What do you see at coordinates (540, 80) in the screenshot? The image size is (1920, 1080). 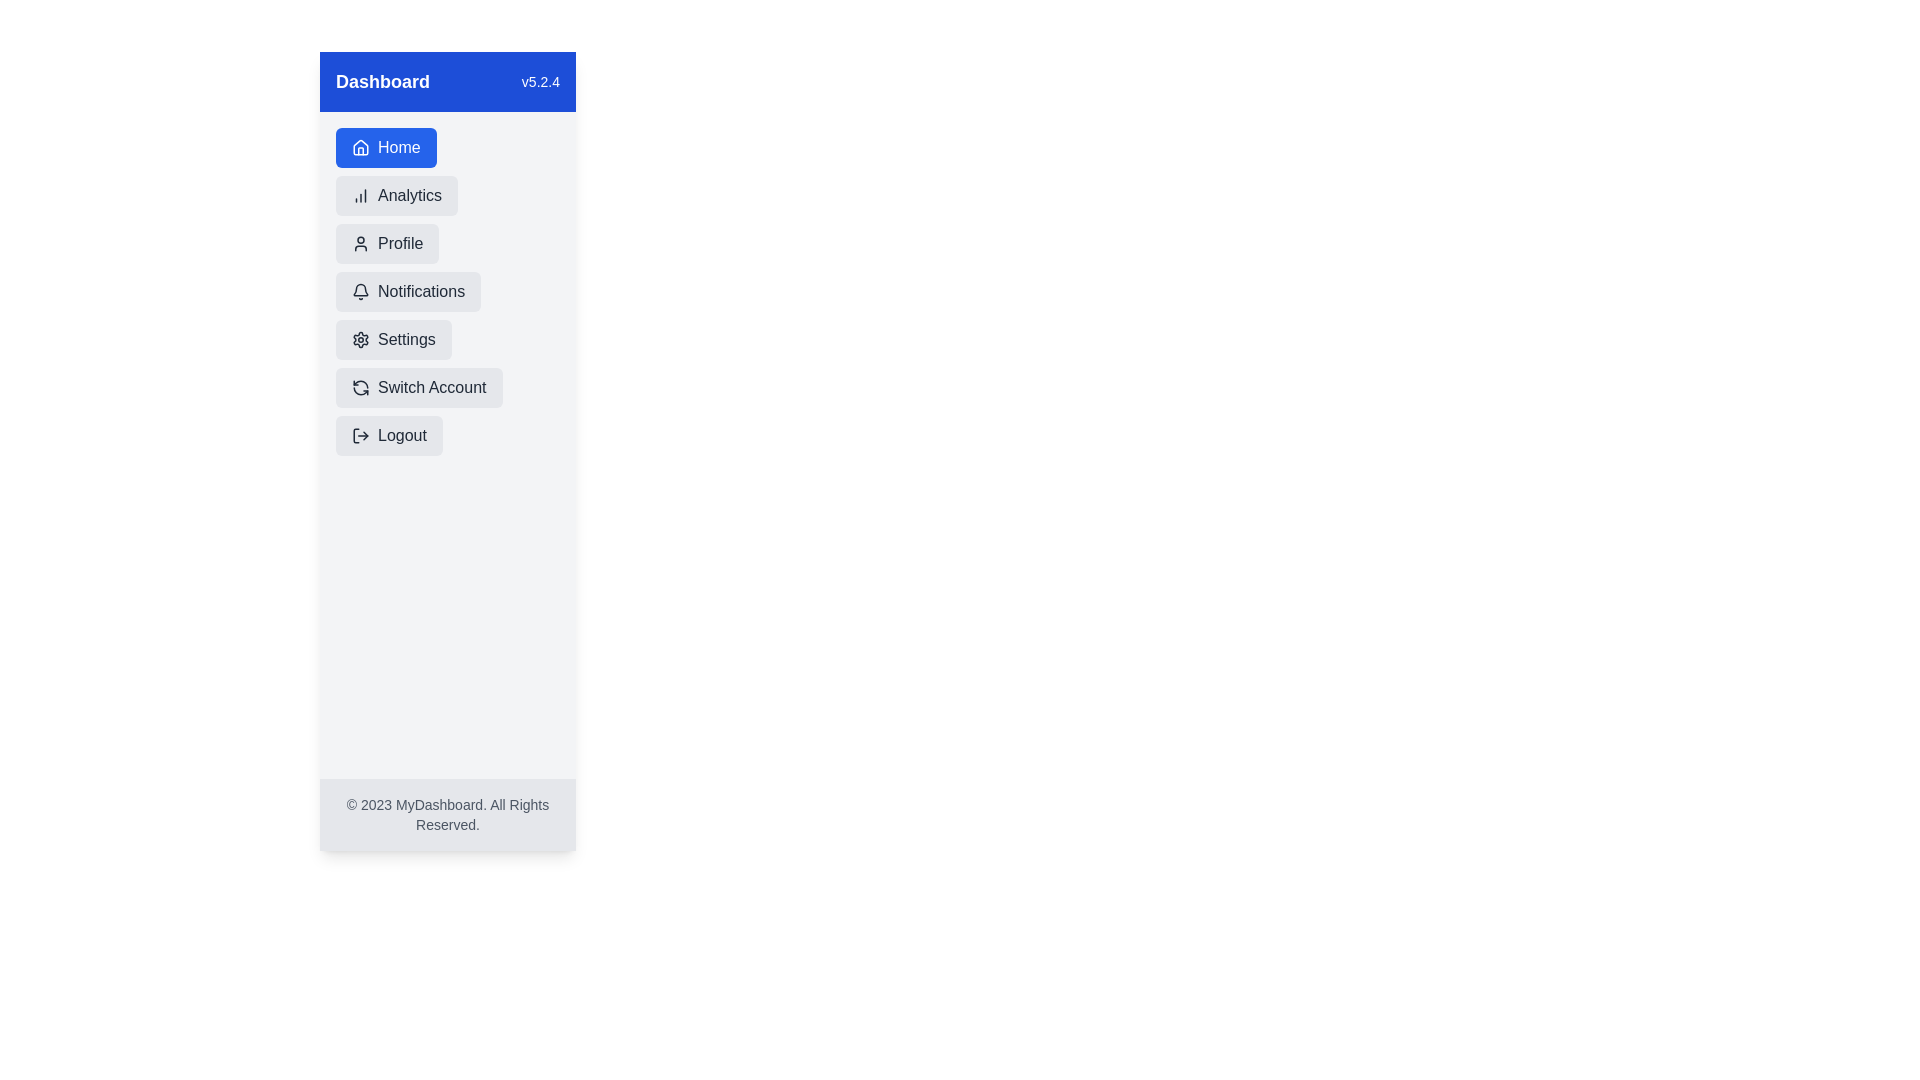 I see `the static text label indicating the application version, which is located on the far right side of the header bar, following the 'Dashboard' label` at bounding box center [540, 80].